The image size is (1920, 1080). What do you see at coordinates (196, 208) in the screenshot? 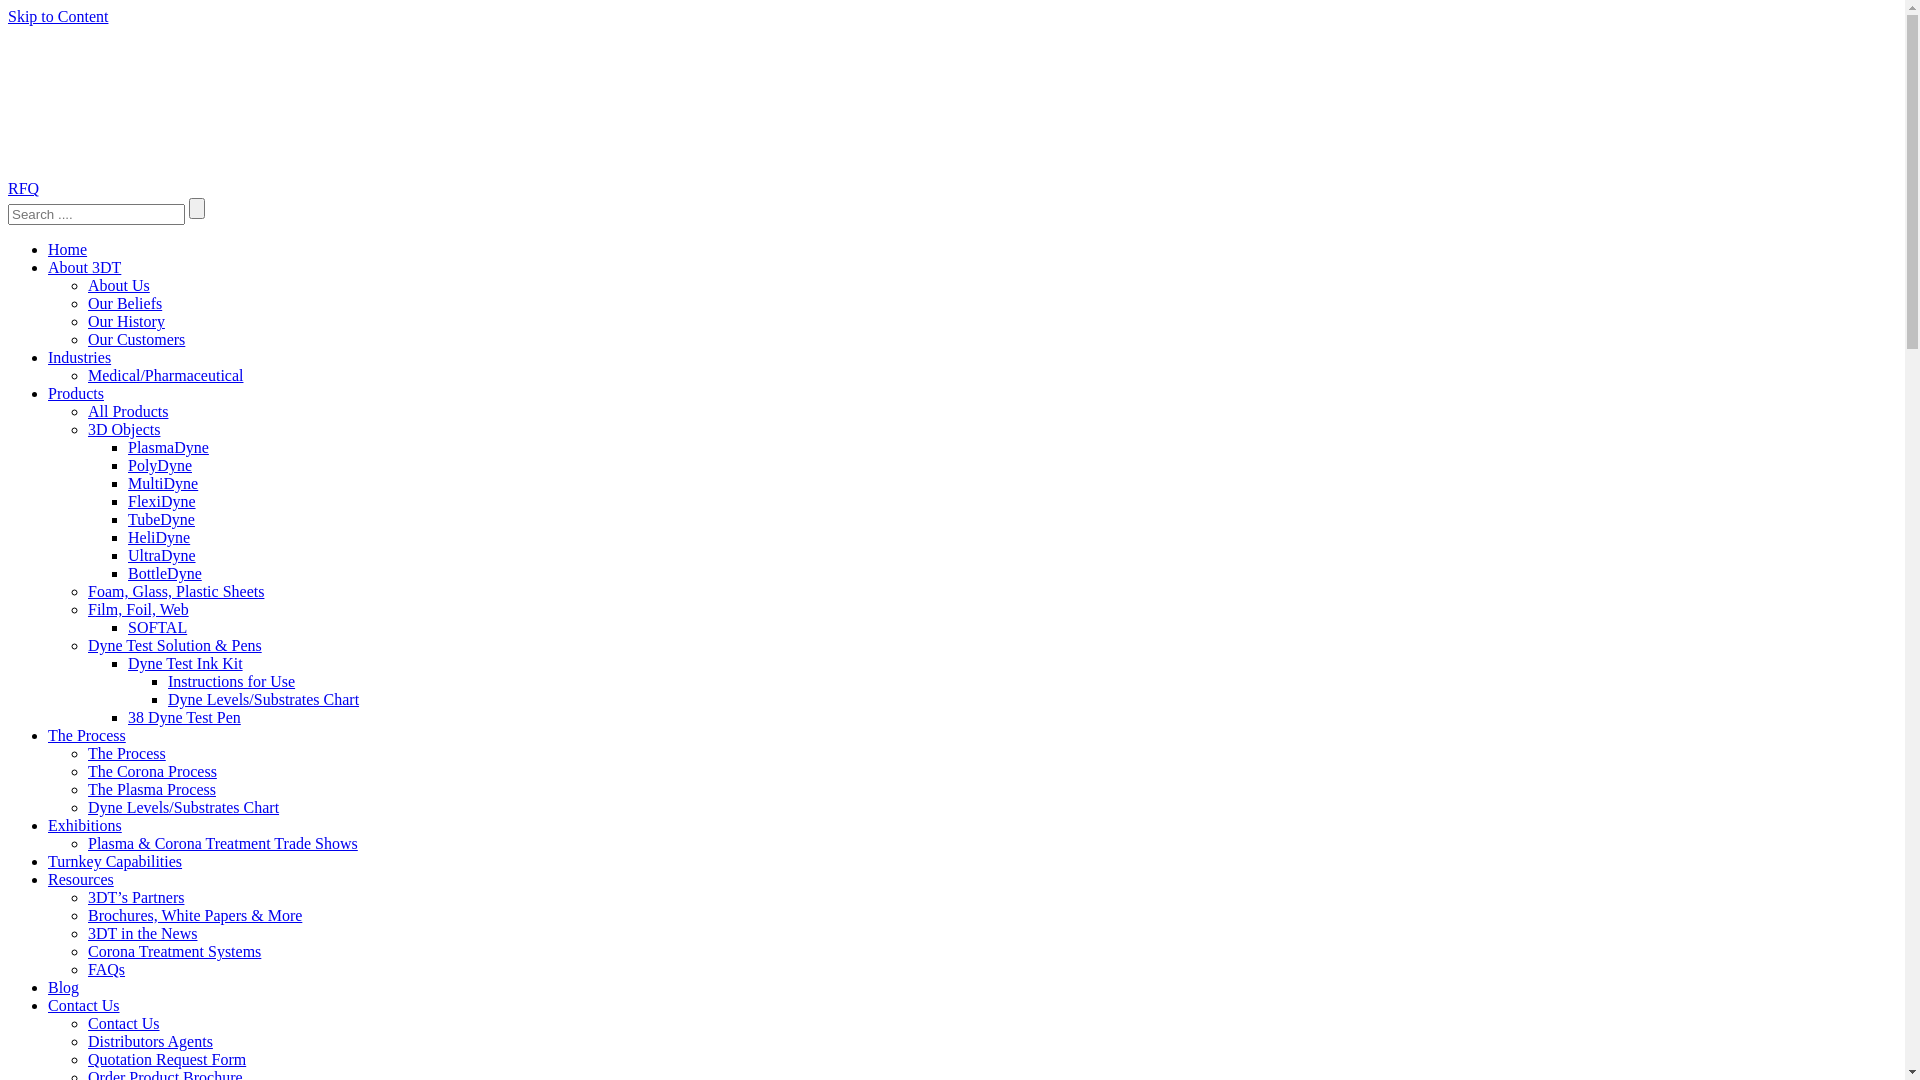
I see `'Search'` at bounding box center [196, 208].